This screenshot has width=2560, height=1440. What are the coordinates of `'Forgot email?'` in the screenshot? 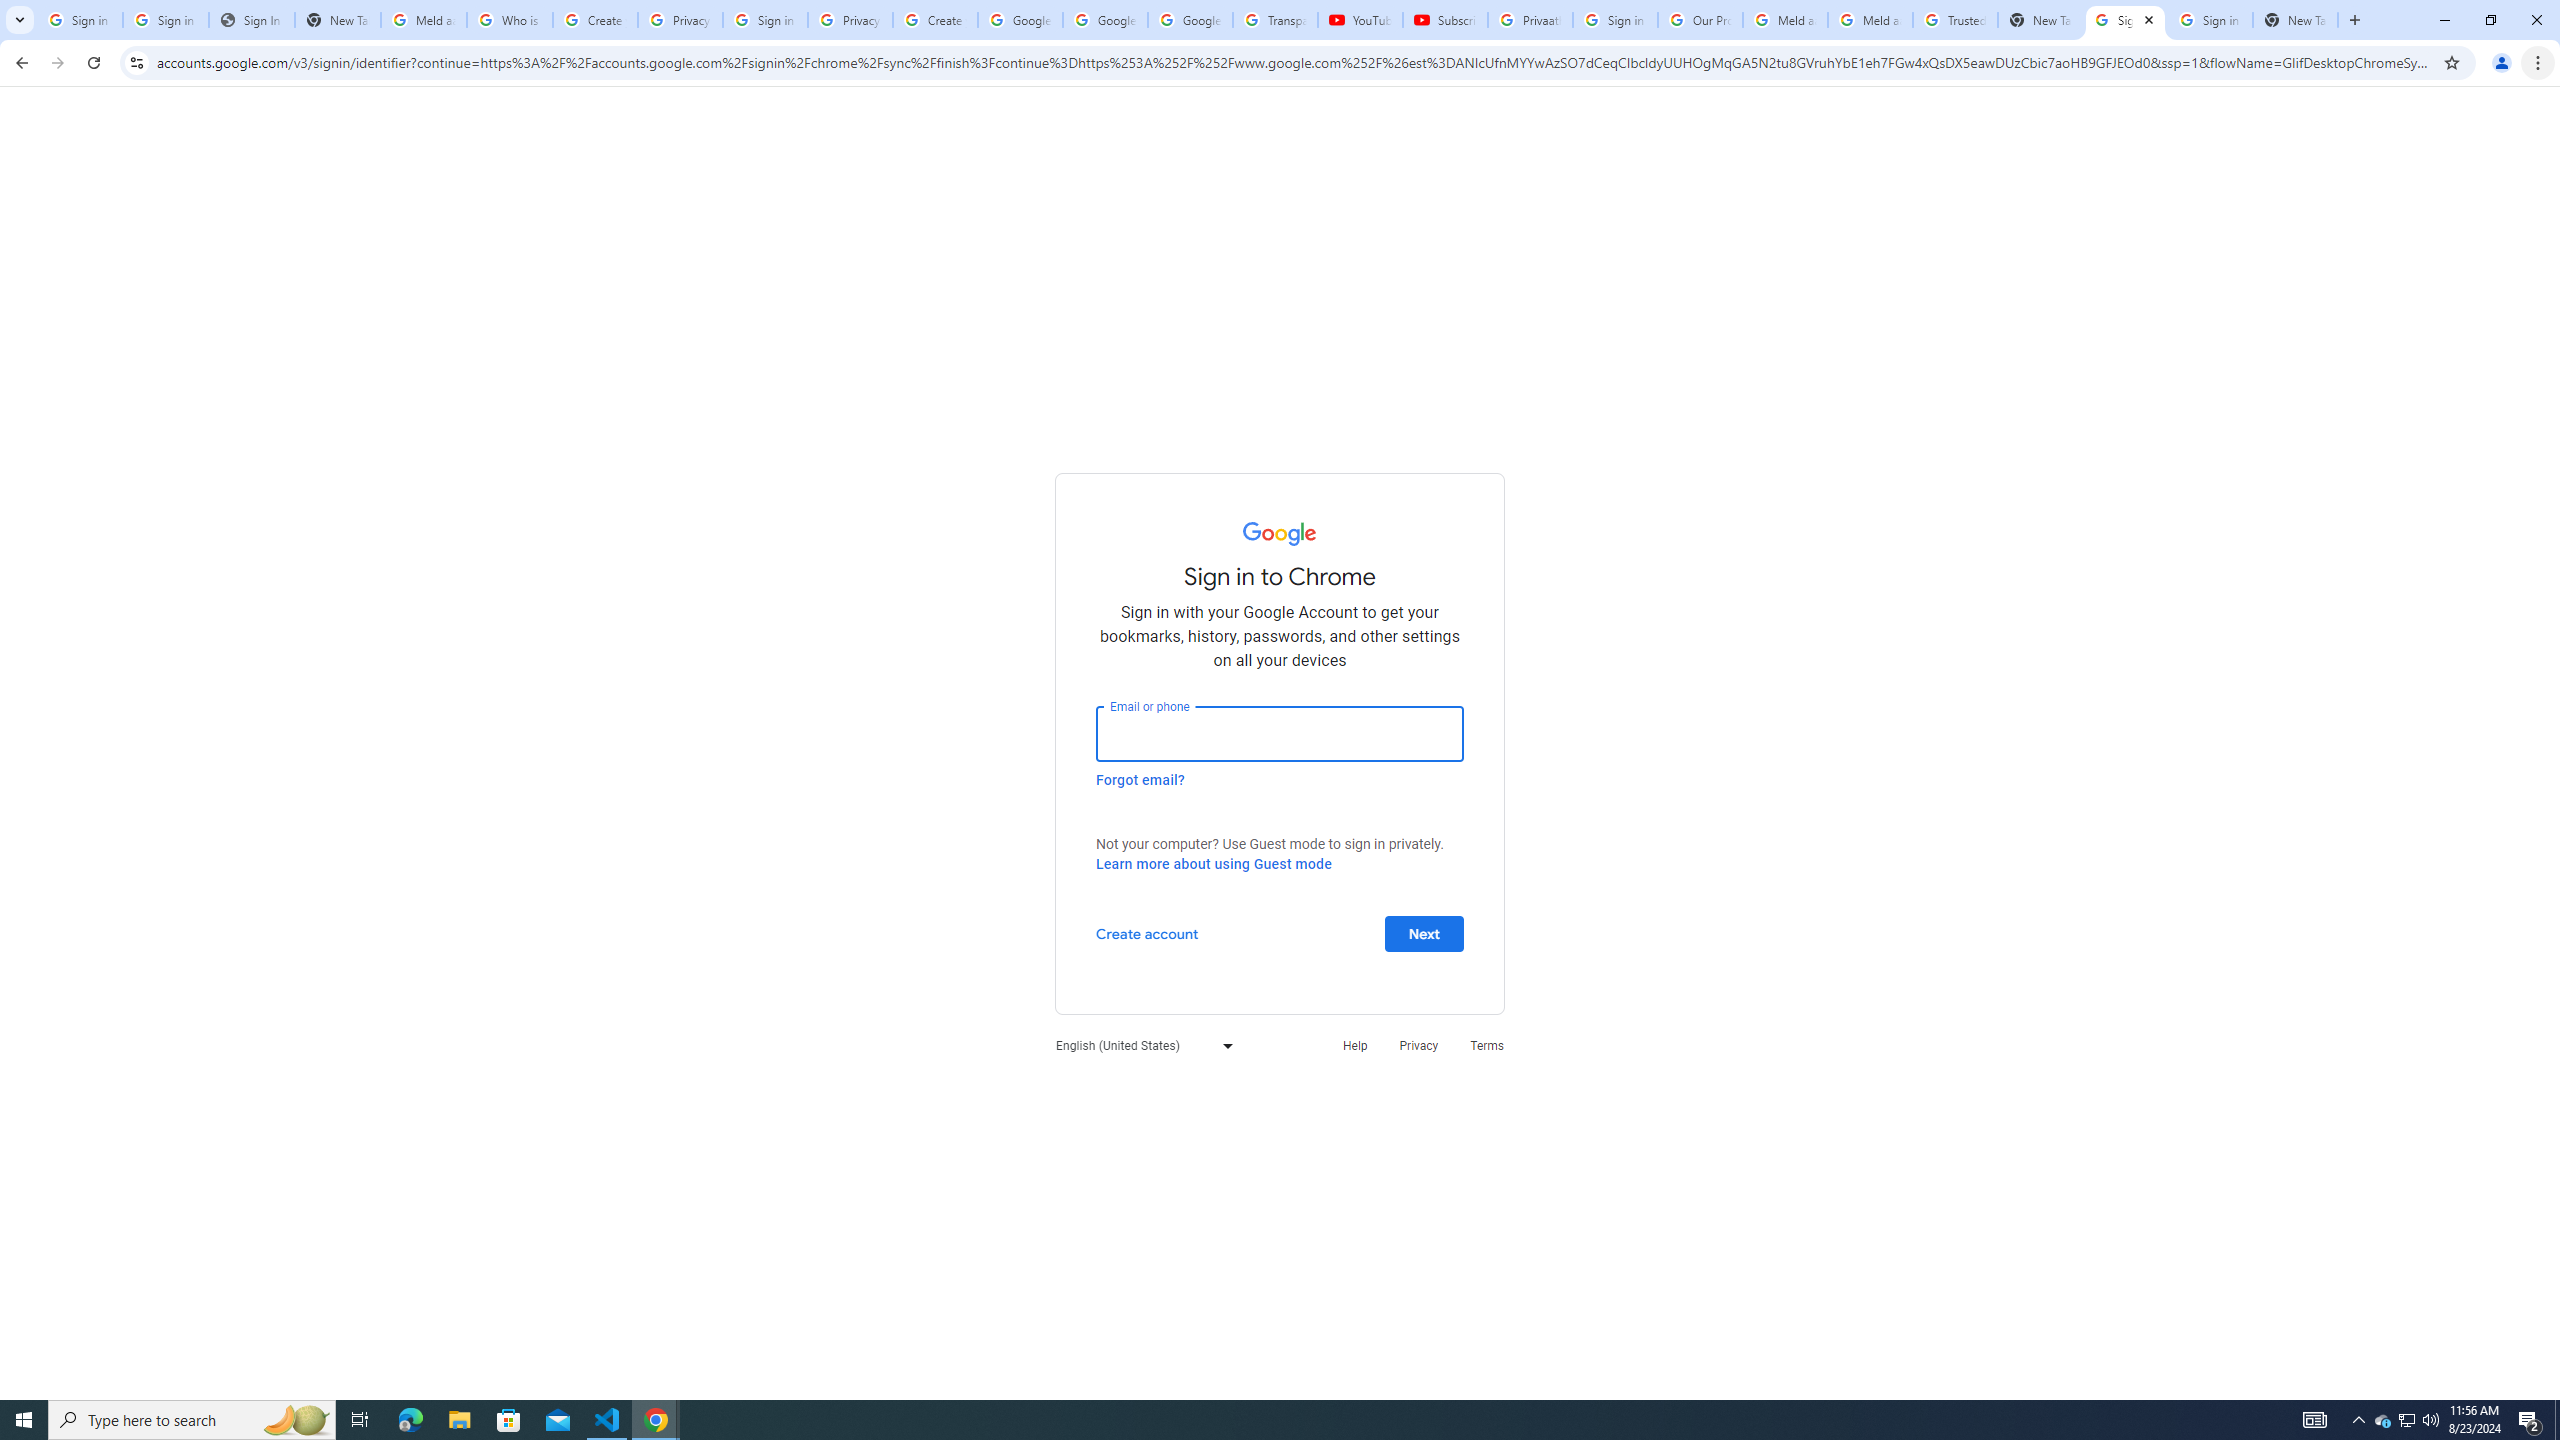 It's located at (1140, 778).